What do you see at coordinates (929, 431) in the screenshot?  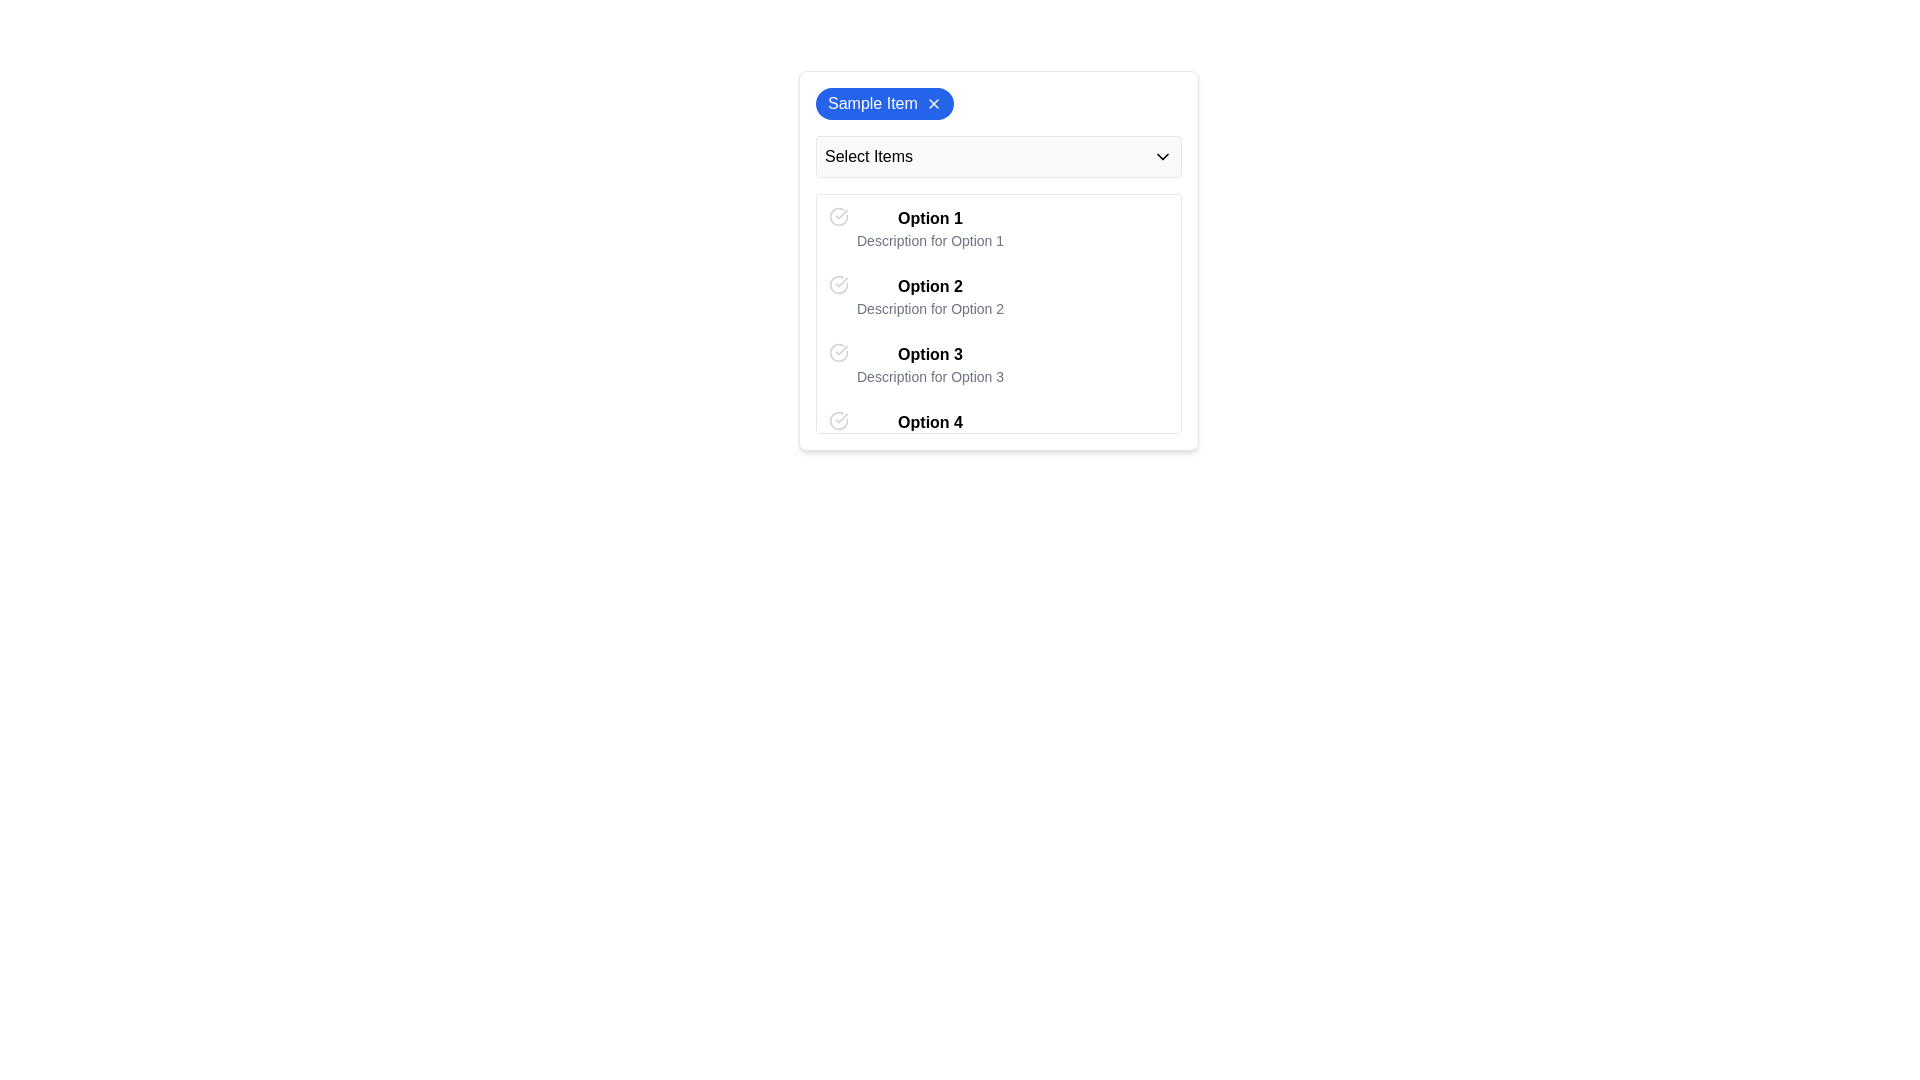 I see `the selectable list item labeled 'Option 4'` at bounding box center [929, 431].